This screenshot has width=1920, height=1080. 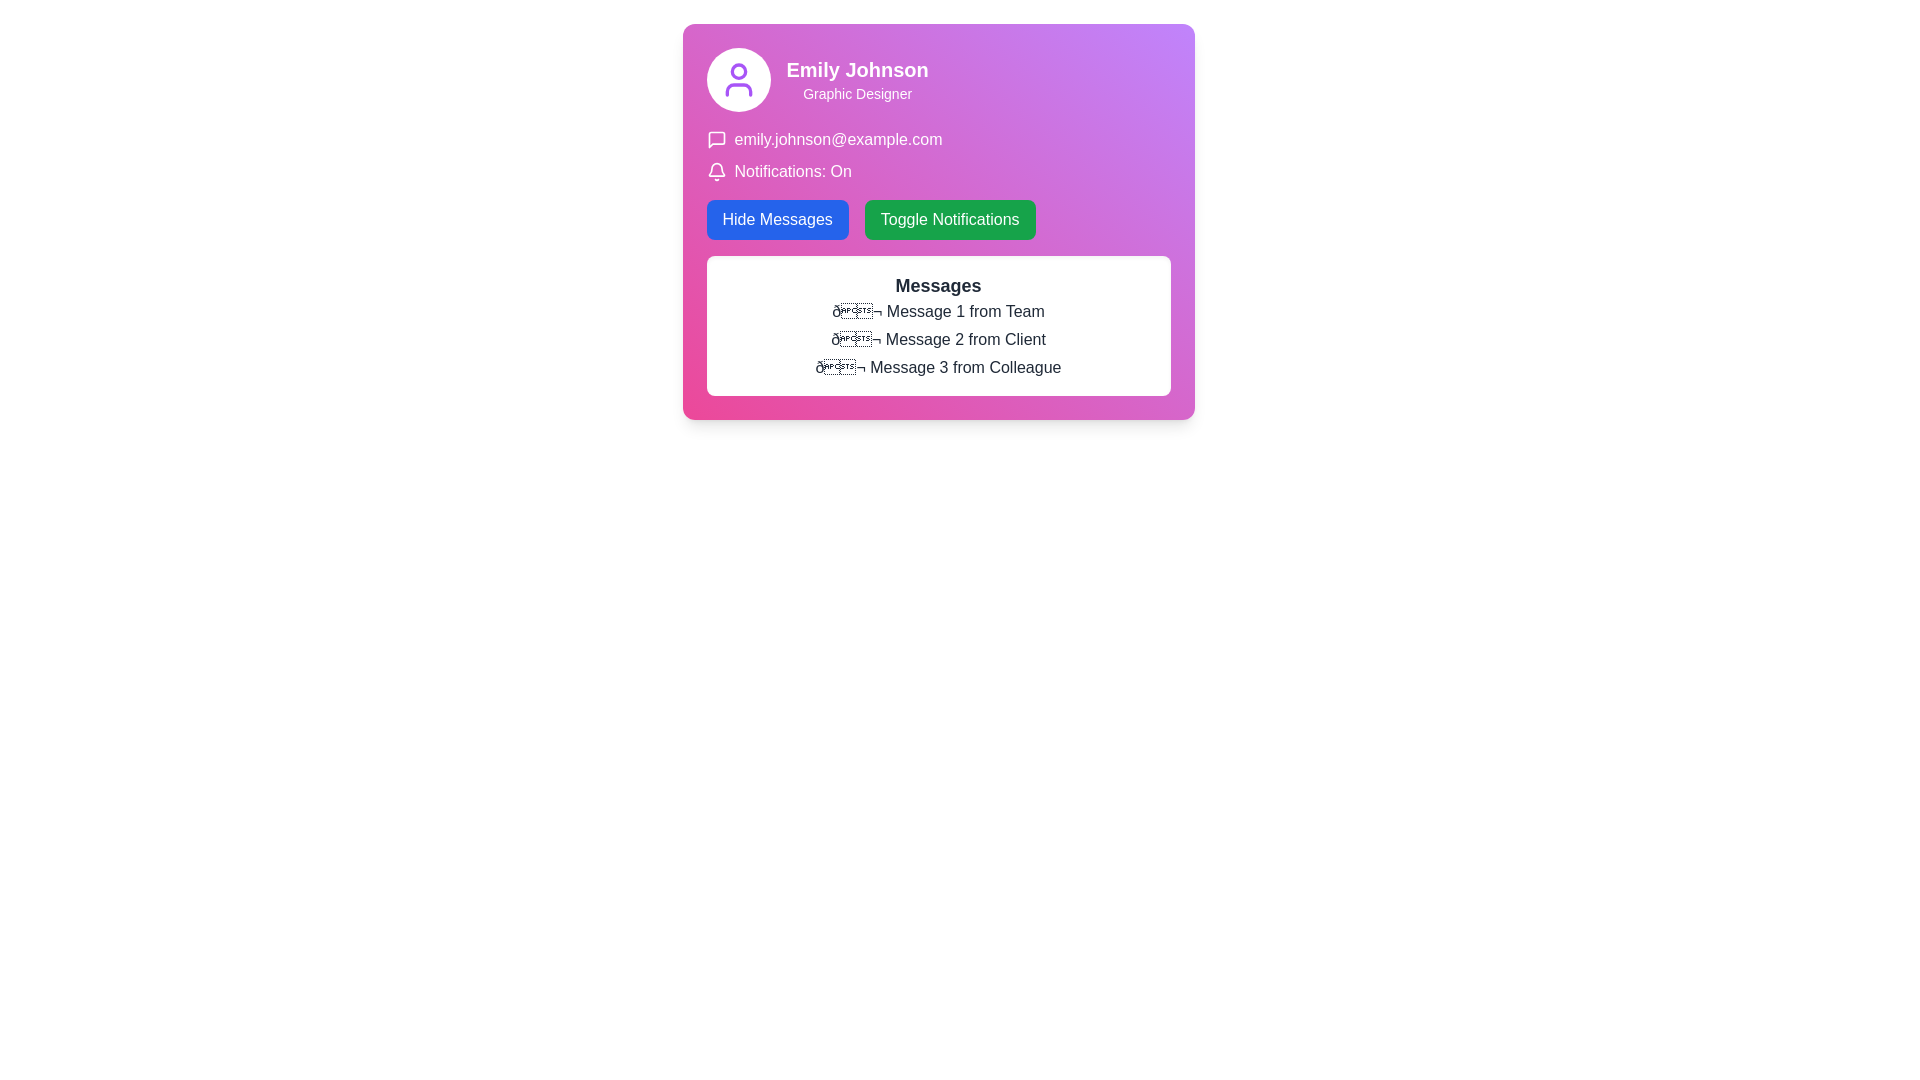 I want to click on the email address displayed in white font on a purple-pink gradient background, which is positioned to the right of a message bubble icon and above the 'Notifications: On' text, so click(x=838, y=138).